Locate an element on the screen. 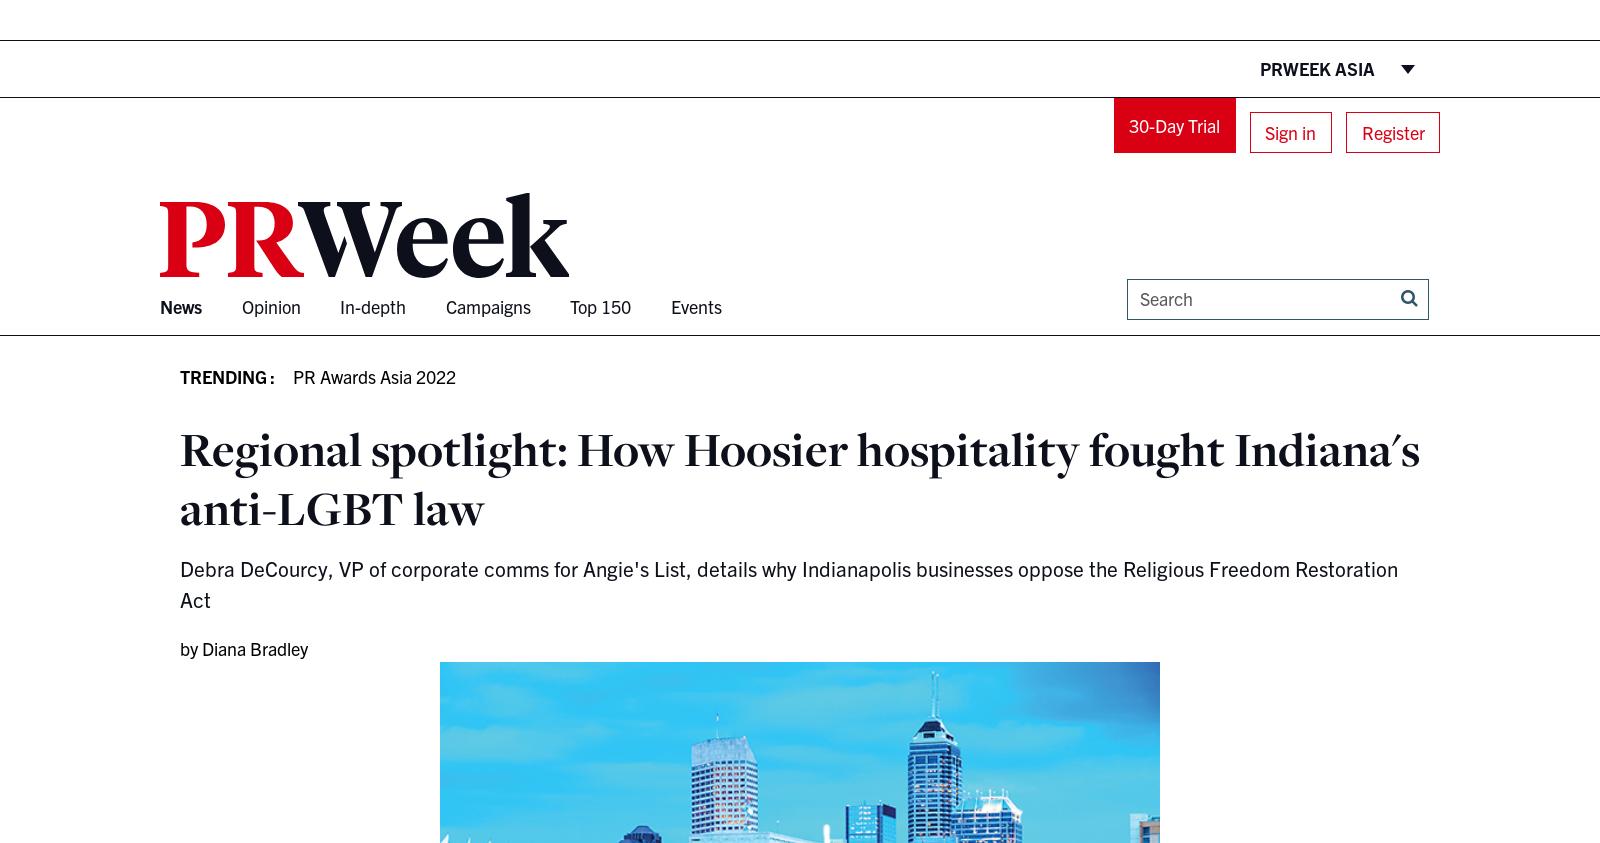 The width and height of the screenshot is (1600, 843). 'by
                            Diana Bradley' is located at coordinates (244, 646).